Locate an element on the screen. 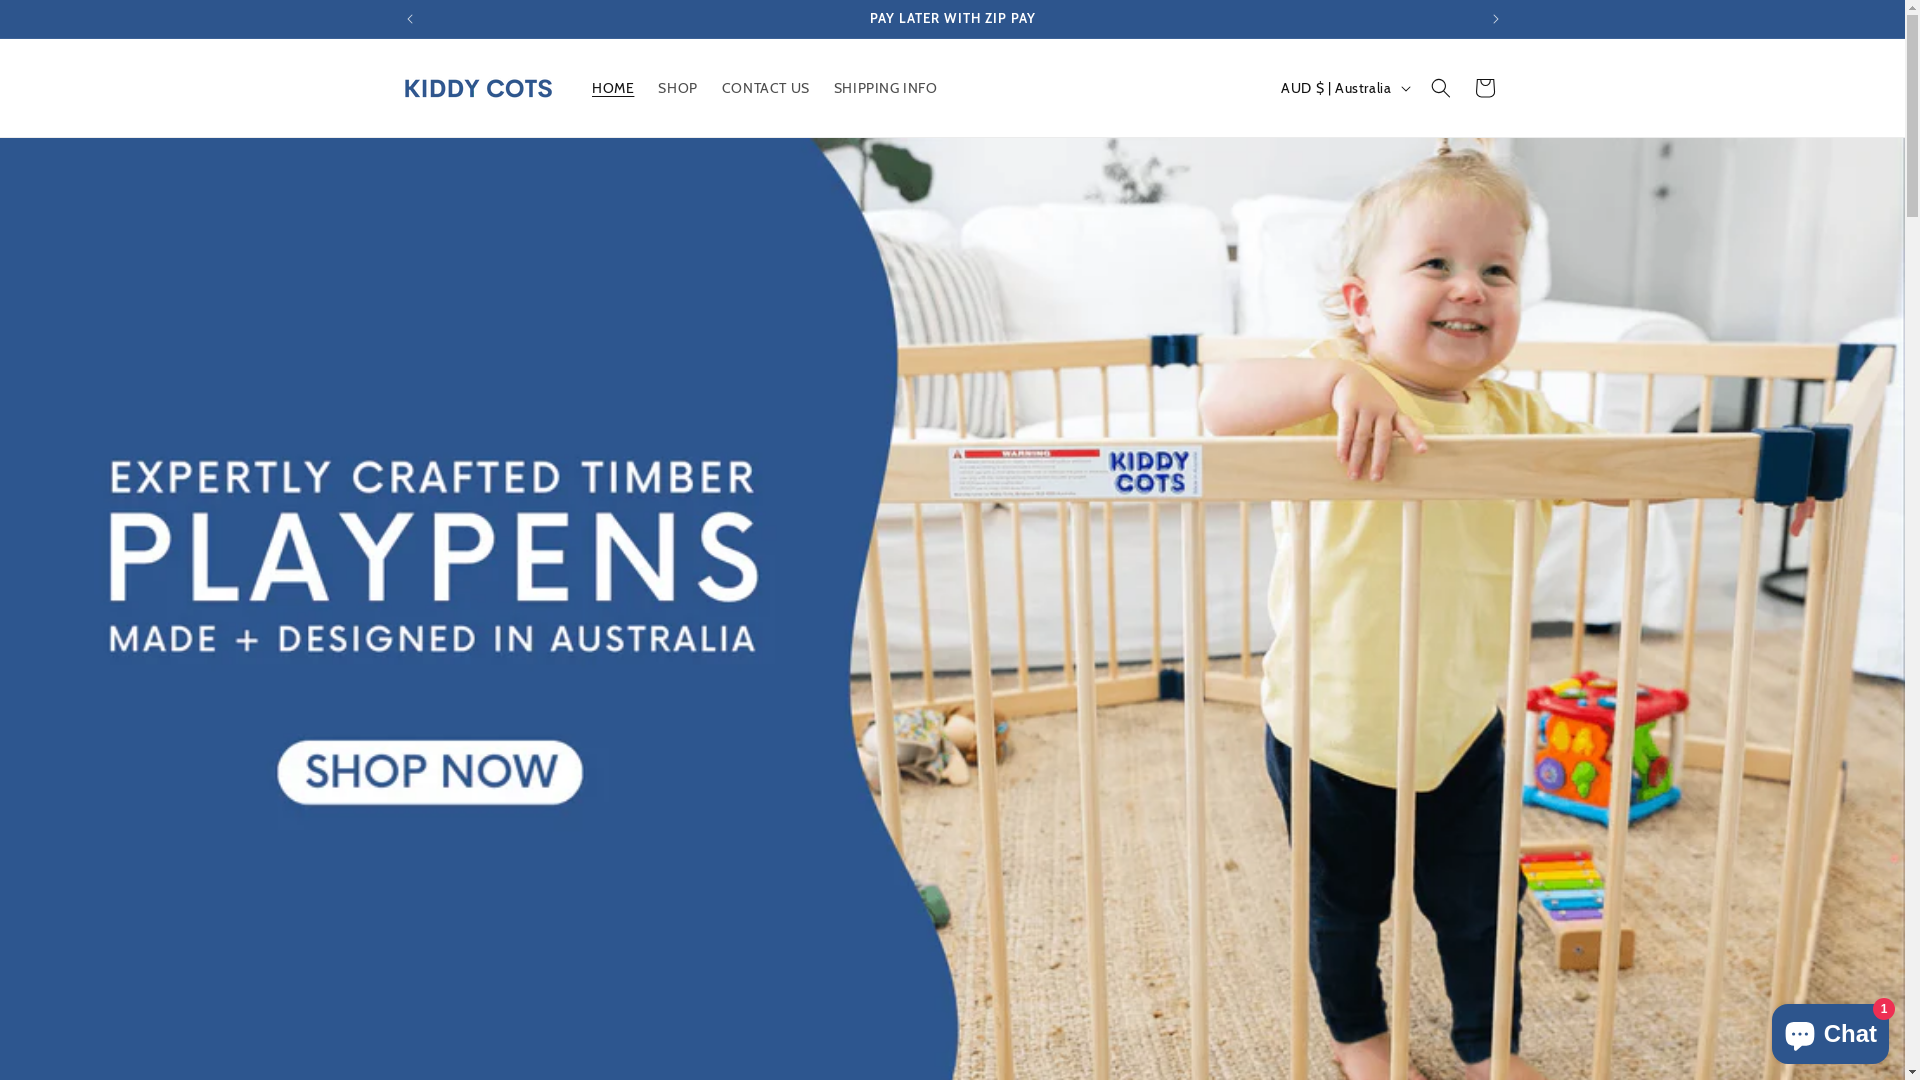 The image size is (1920, 1080). 'Shopify online store chat' is located at coordinates (1830, 1029).